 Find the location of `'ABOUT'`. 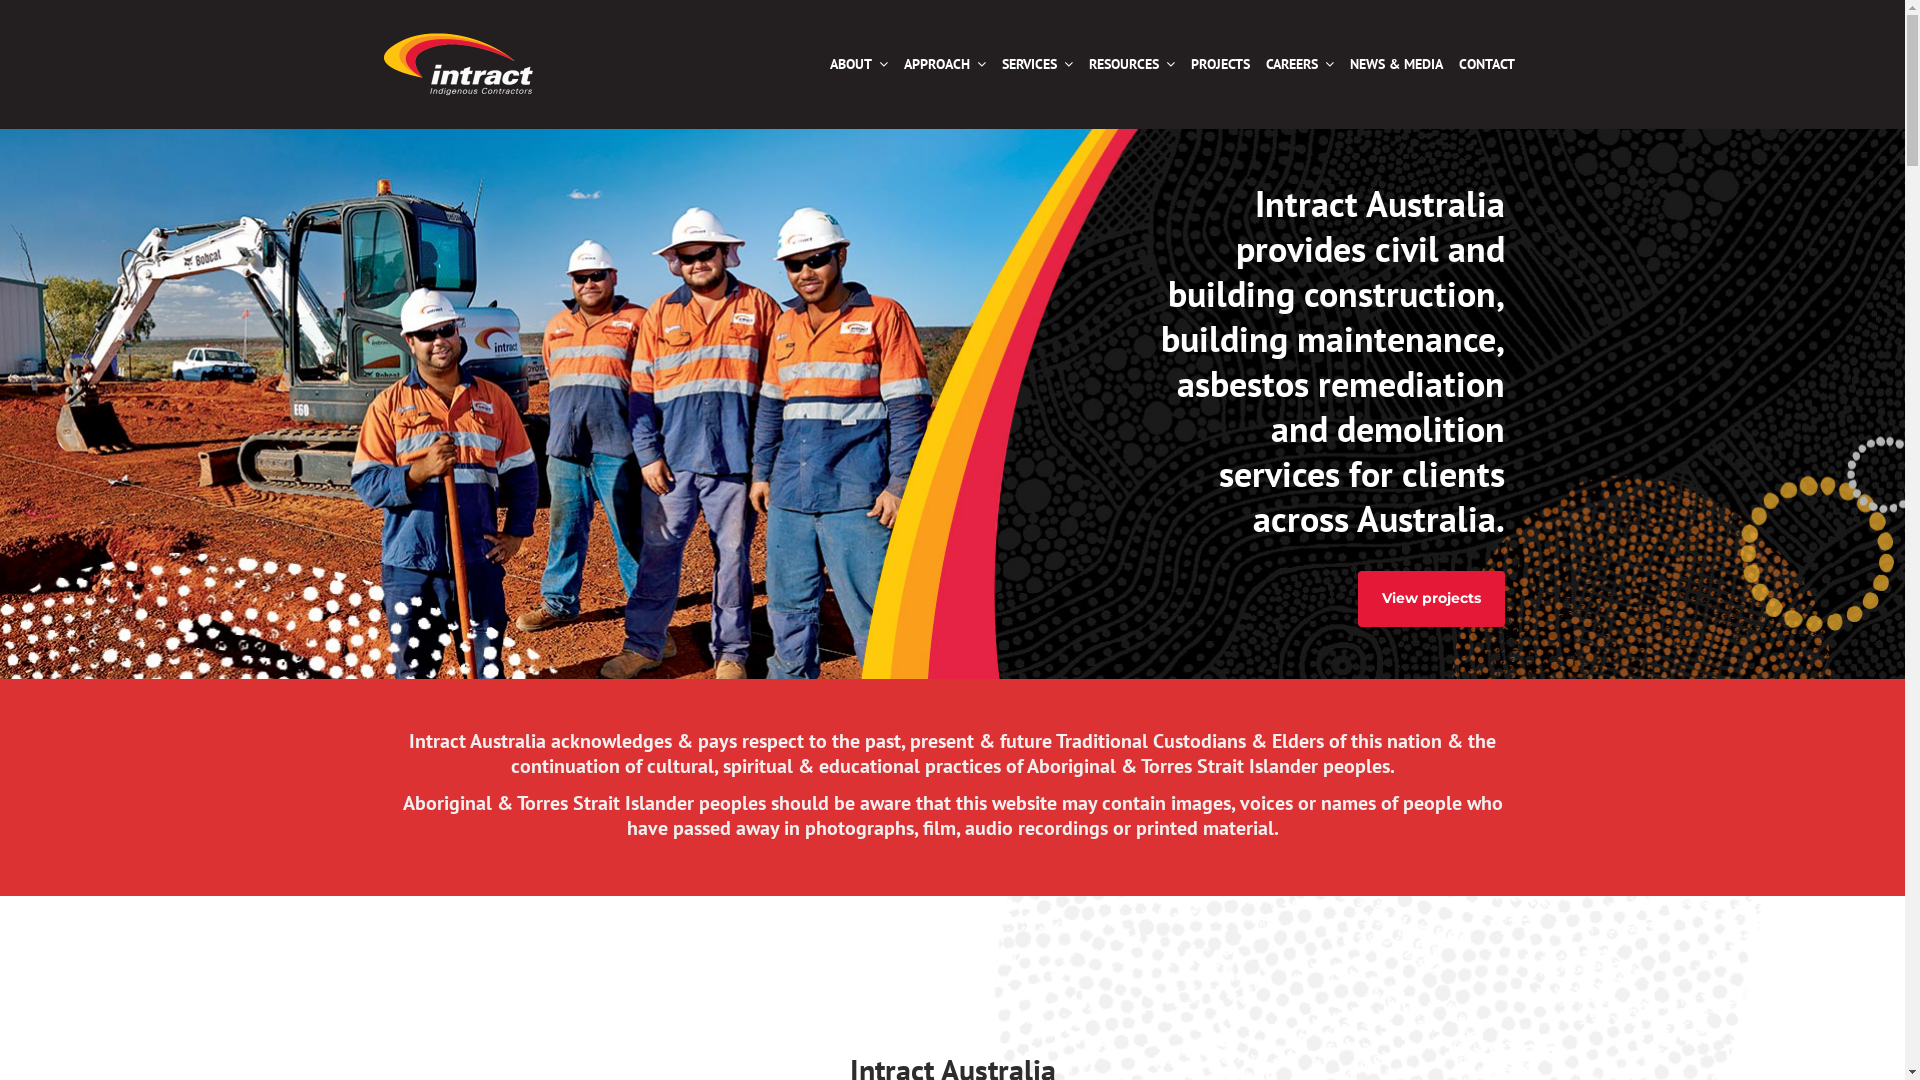

'ABOUT' is located at coordinates (859, 63).